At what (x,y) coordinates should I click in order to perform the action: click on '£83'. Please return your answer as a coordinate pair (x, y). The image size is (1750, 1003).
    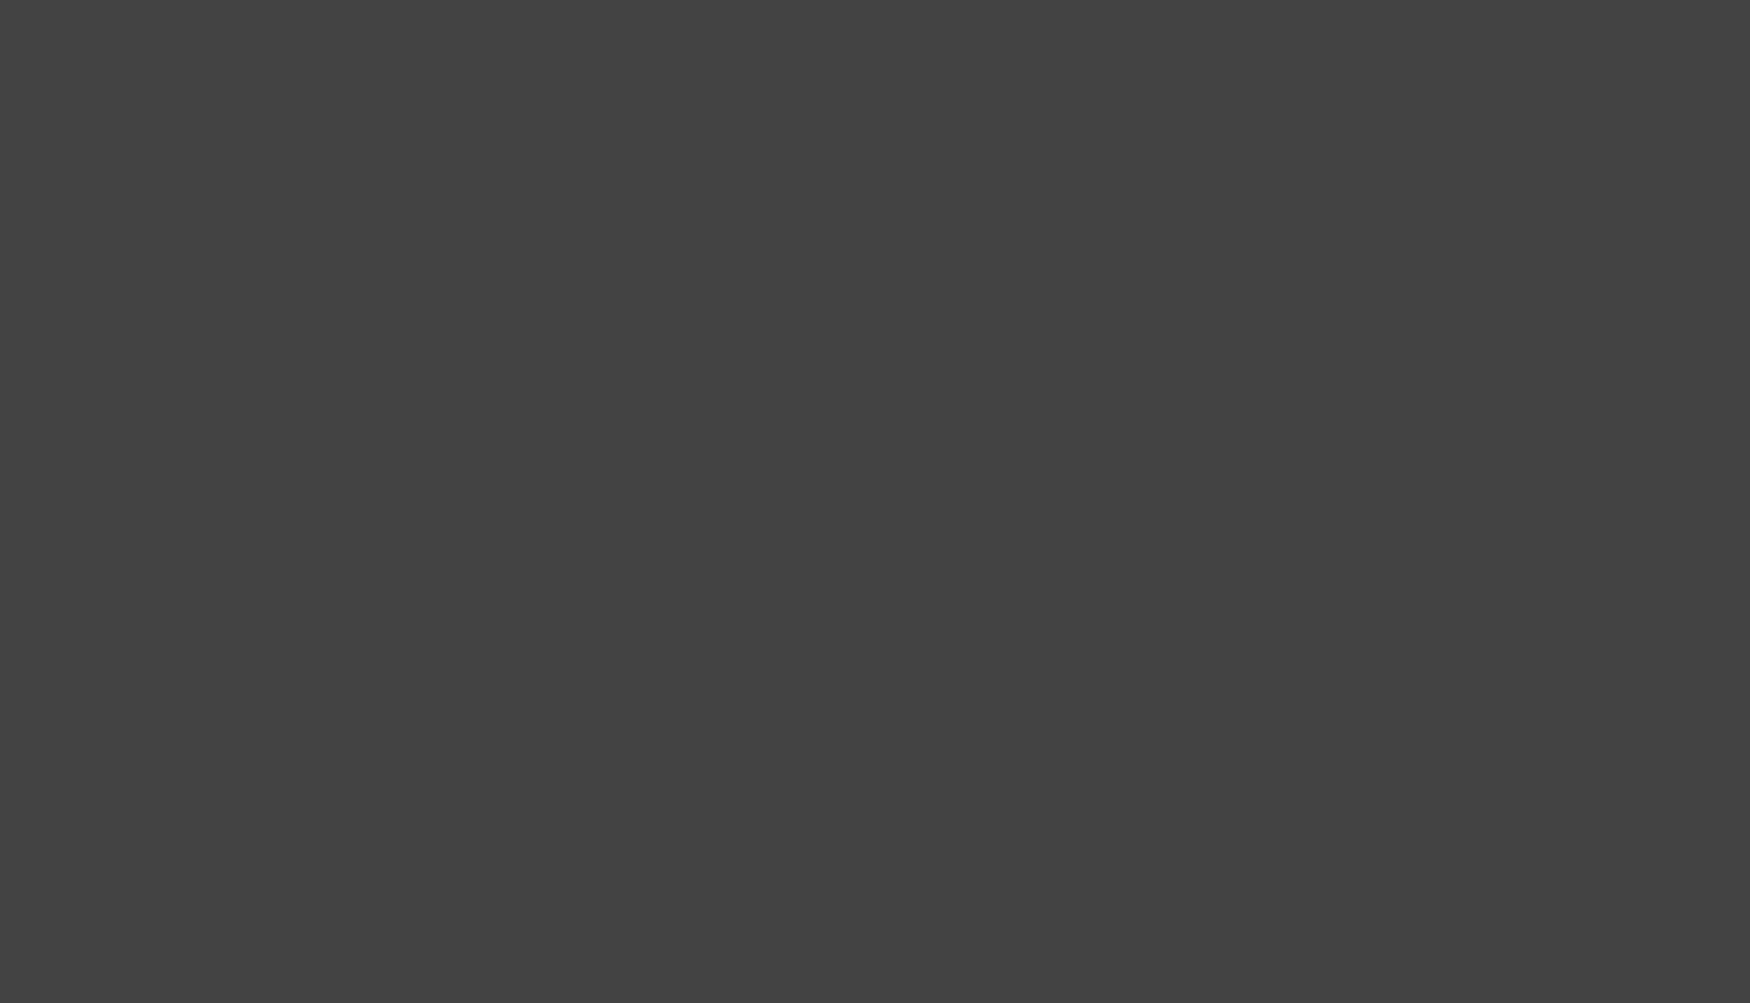
    Looking at the image, I should click on (1356, 91).